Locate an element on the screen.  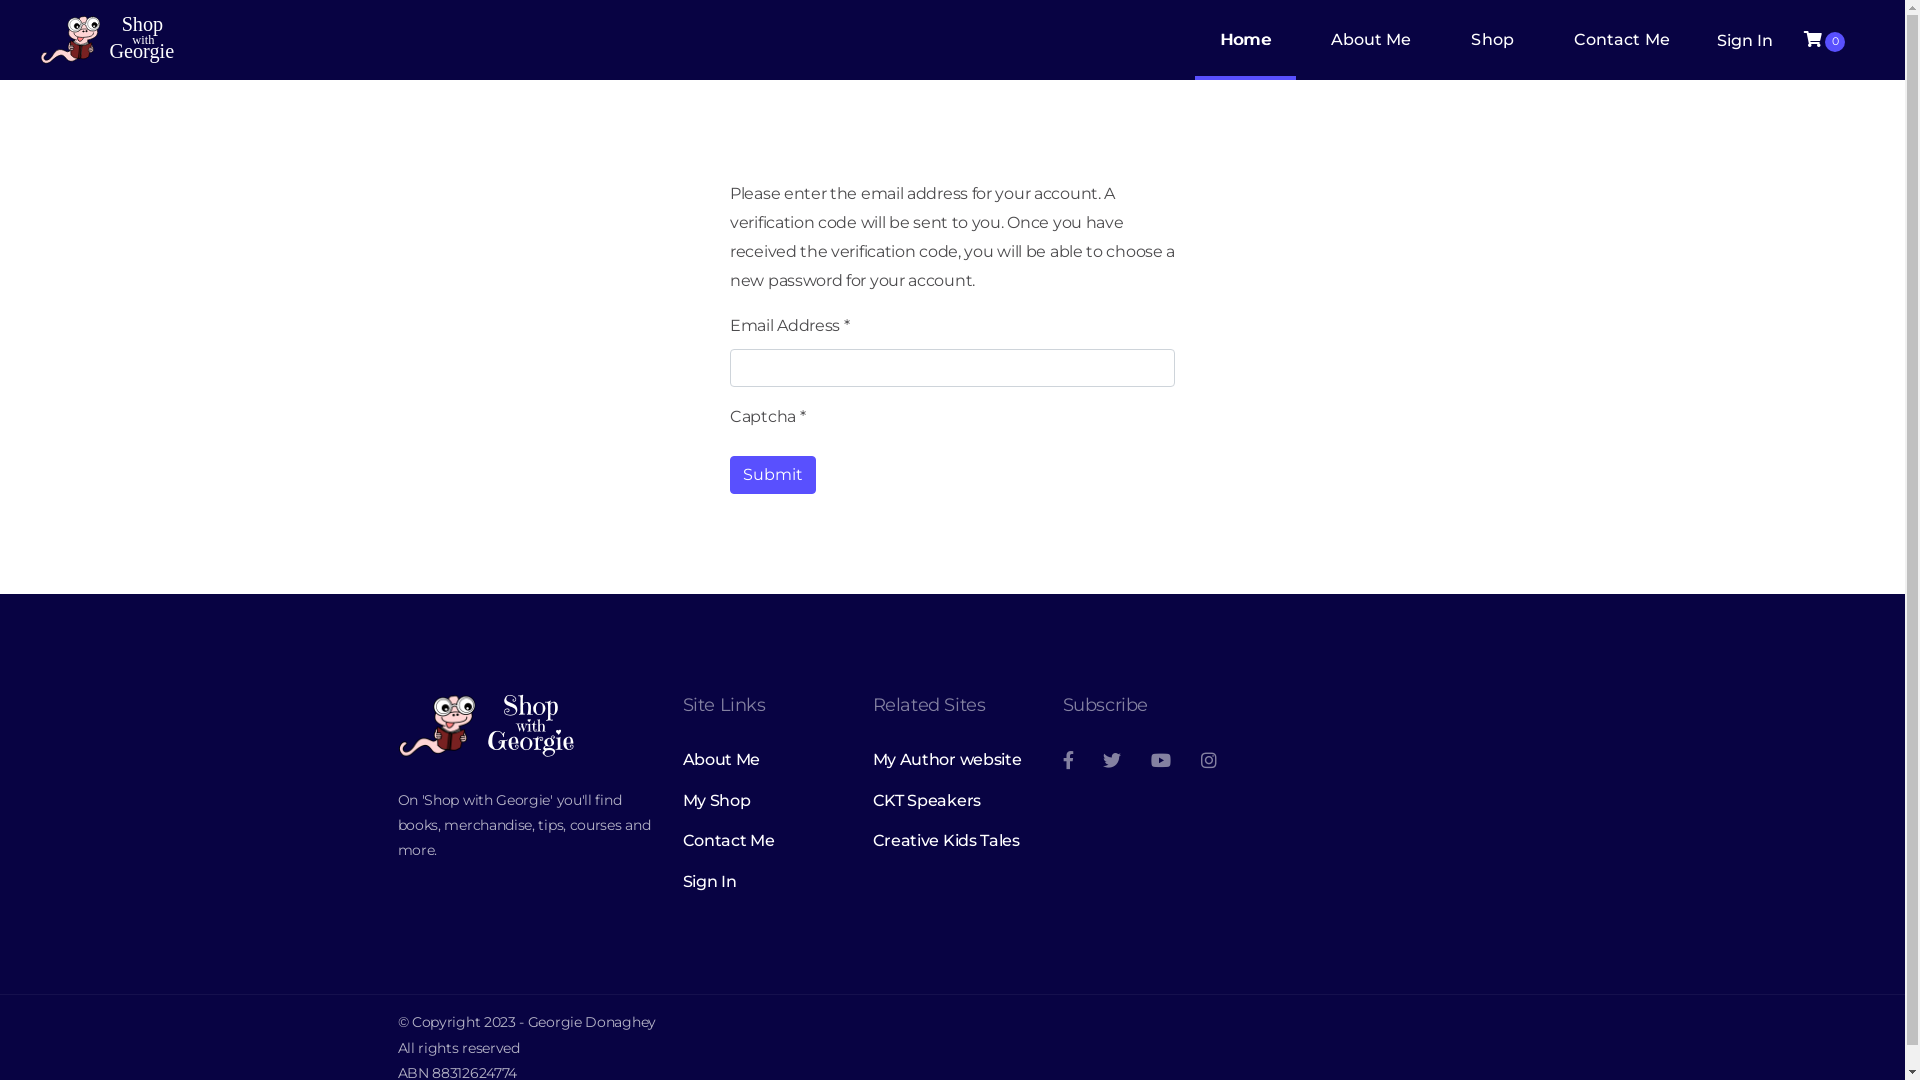
'Contact Me' is located at coordinates (681, 840).